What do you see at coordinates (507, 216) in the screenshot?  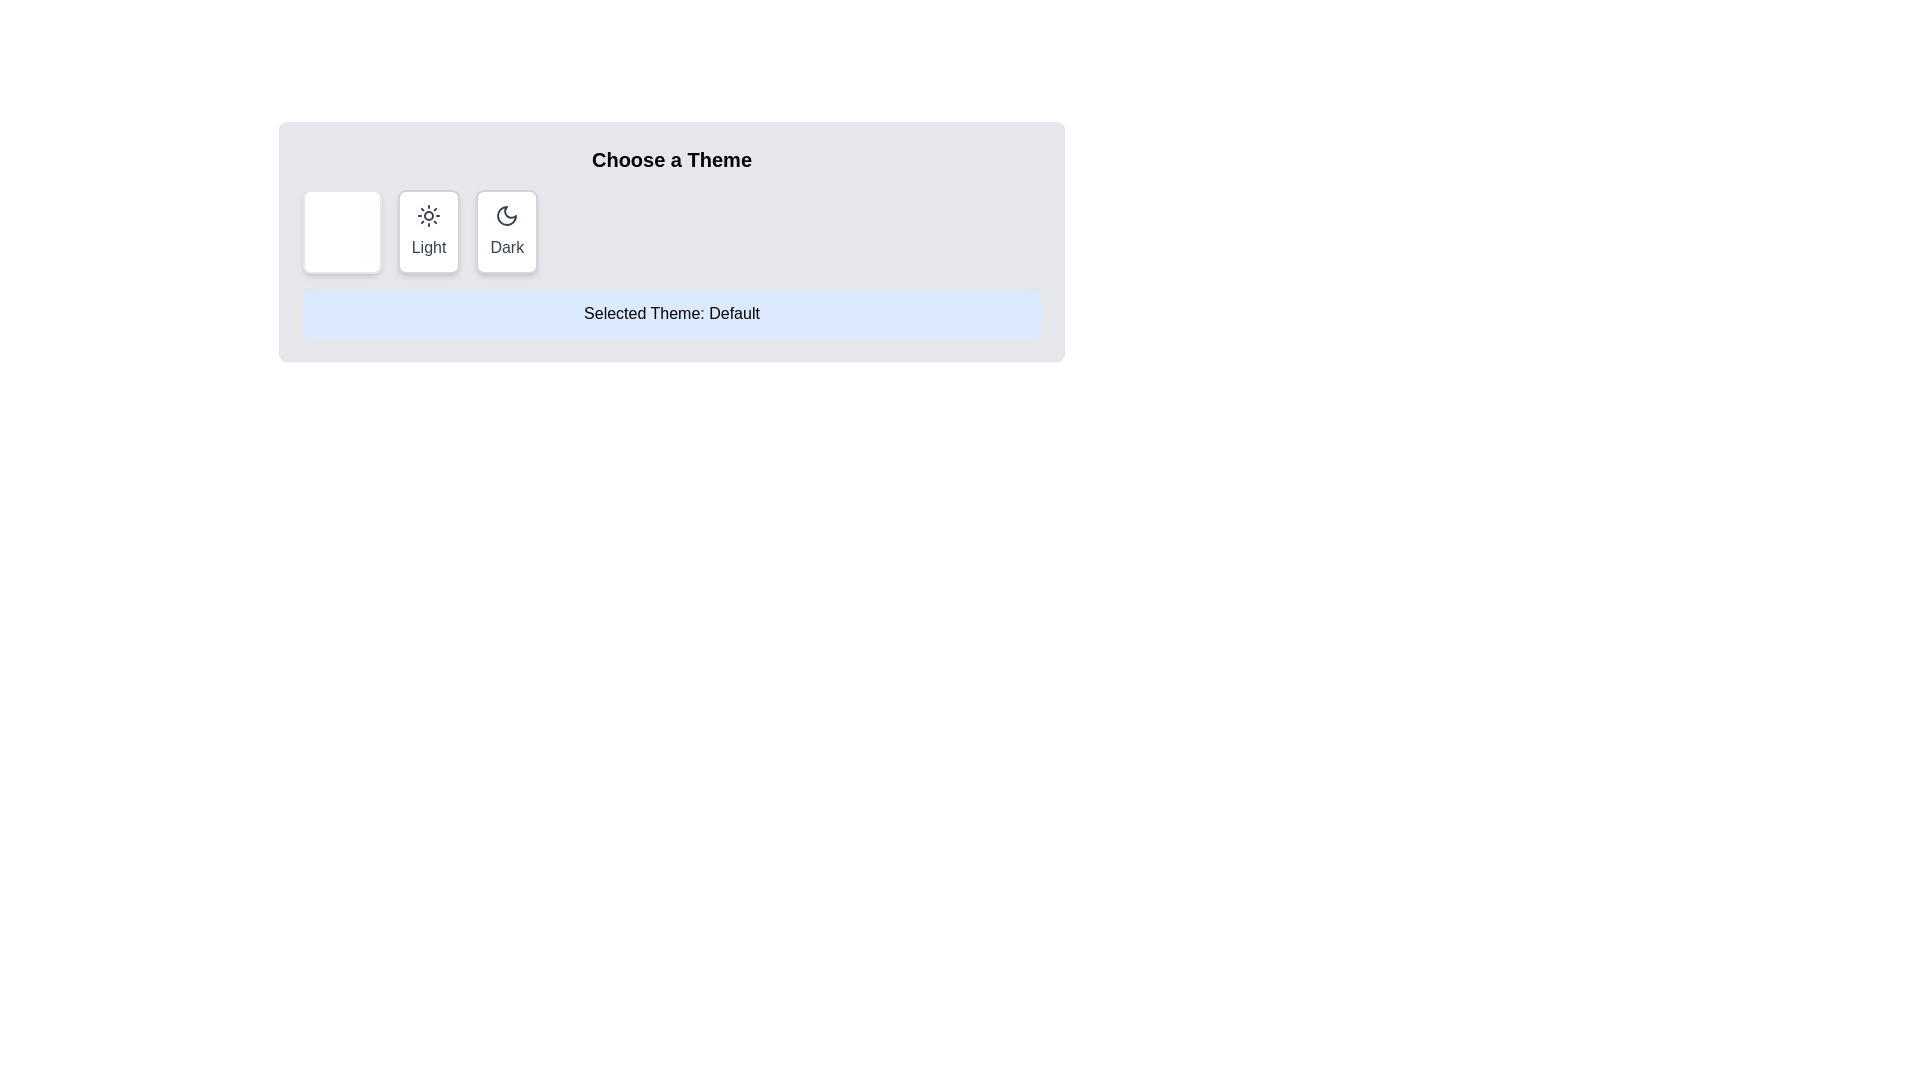 I see `the 'Dark' button that contains the dark-colored crescent moon icon positioned above the text 'Dark'` at bounding box center [507, 216].